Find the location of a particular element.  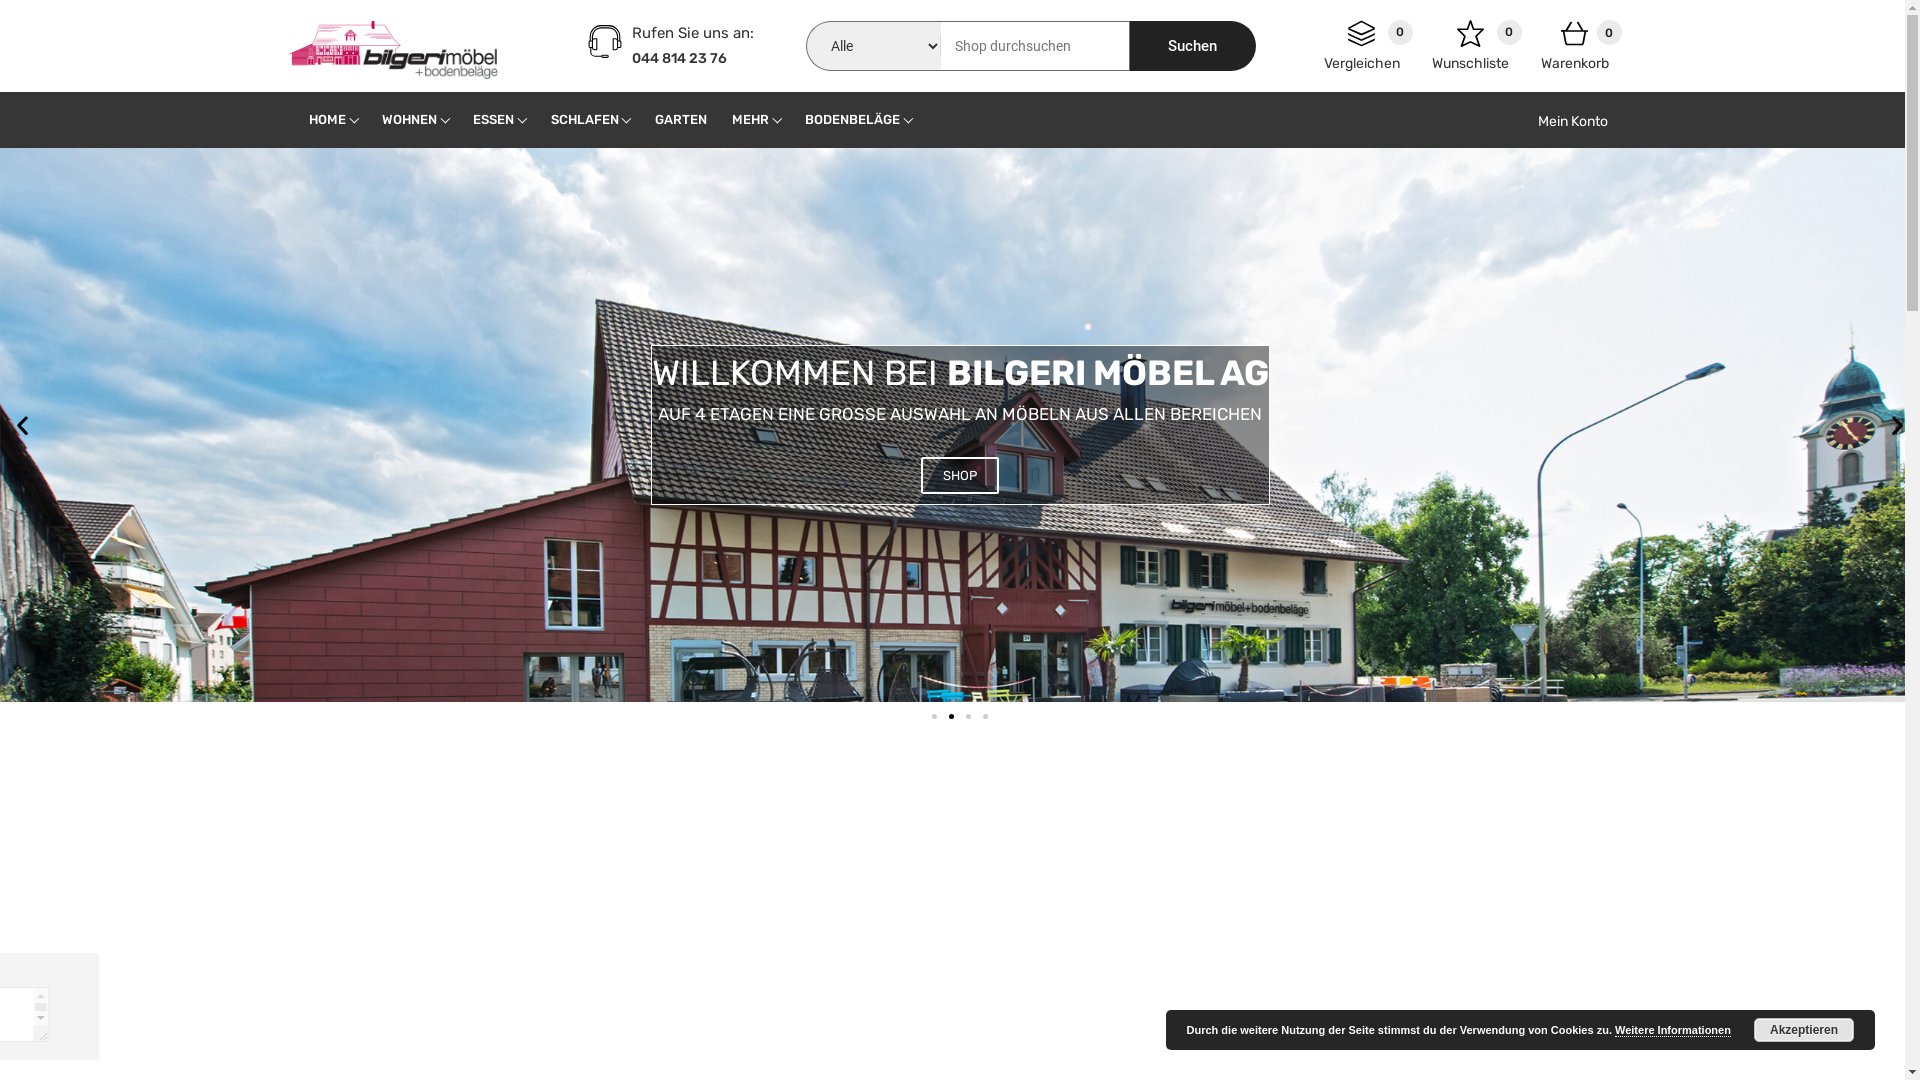

'Suchen' is located at coordinates (1193, 45).